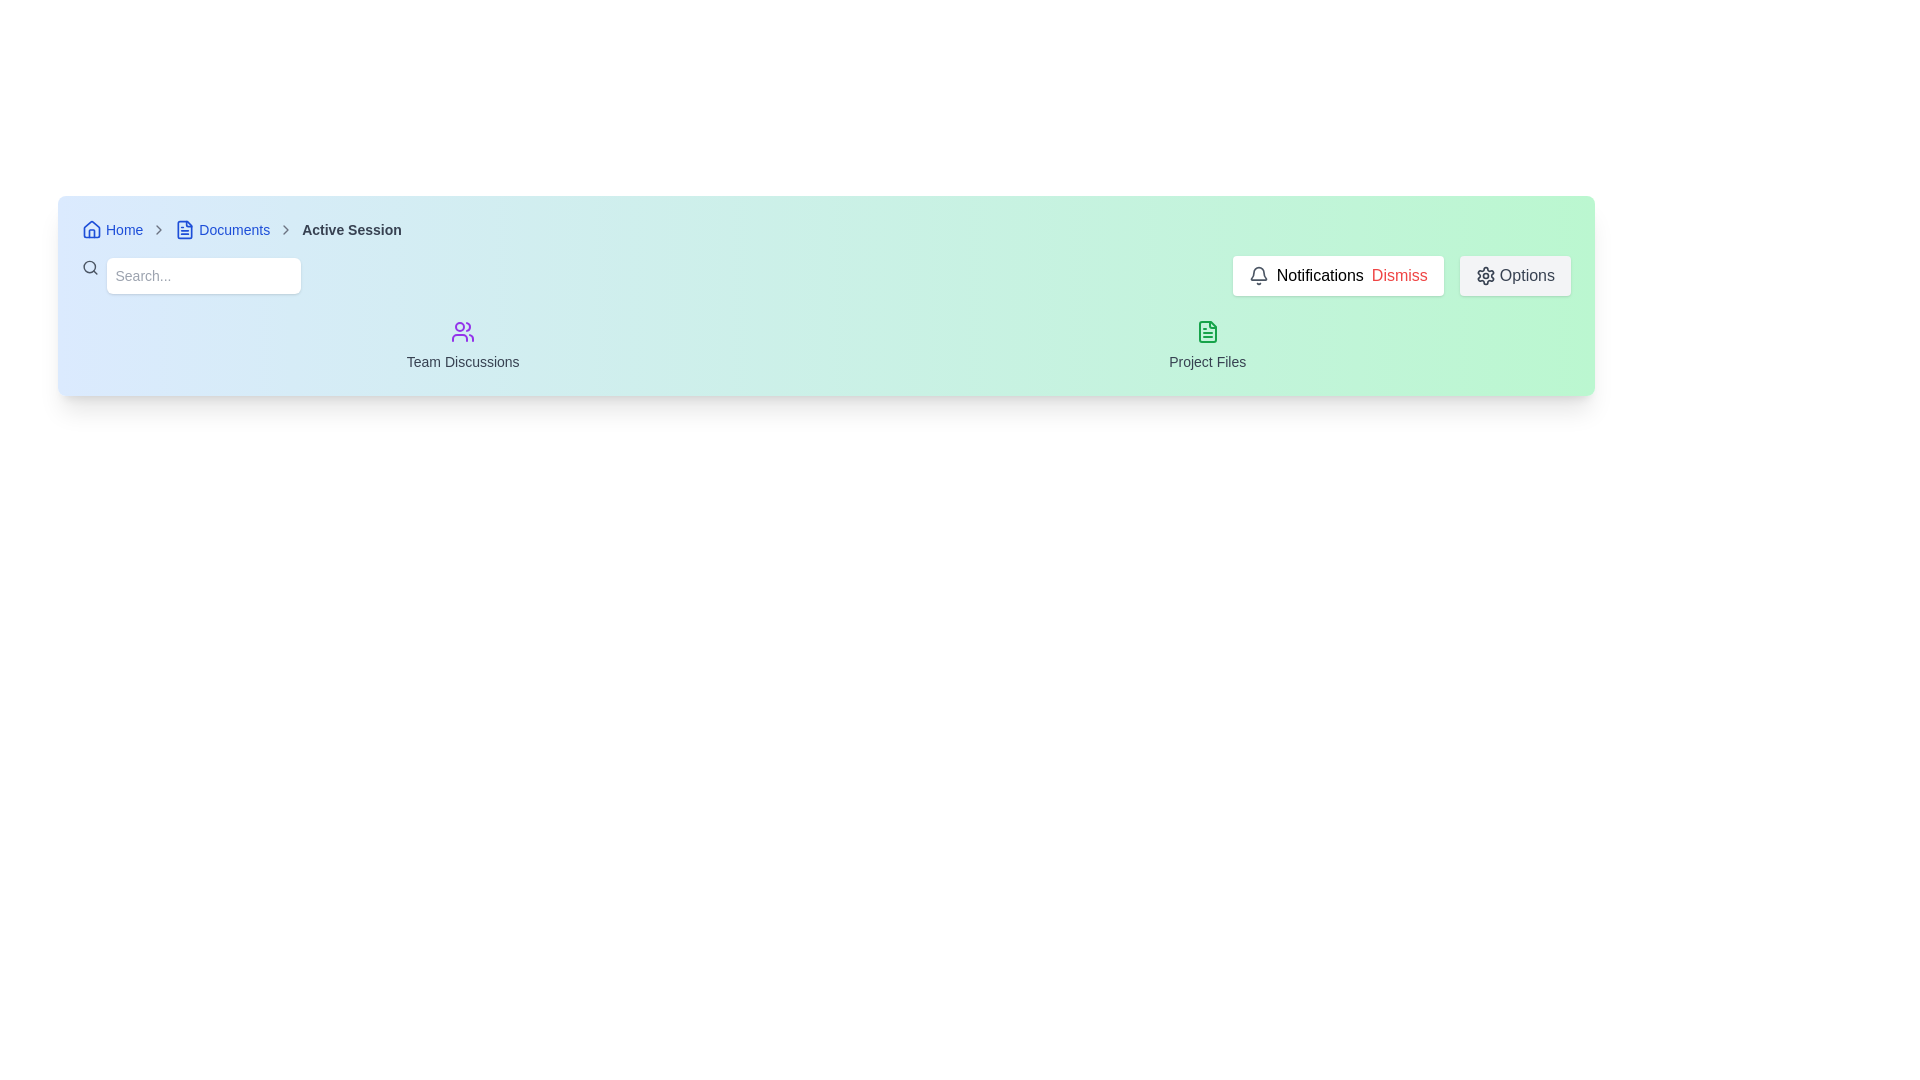 The height and width of the screenshot is (1080, 1920). I want to click on the 'Options' button, which is a rectangular button with rounded corners, featuring a gear icon and dark gray text, located at the rightmost end of a row of grouped buttons, so click(1515, 276).